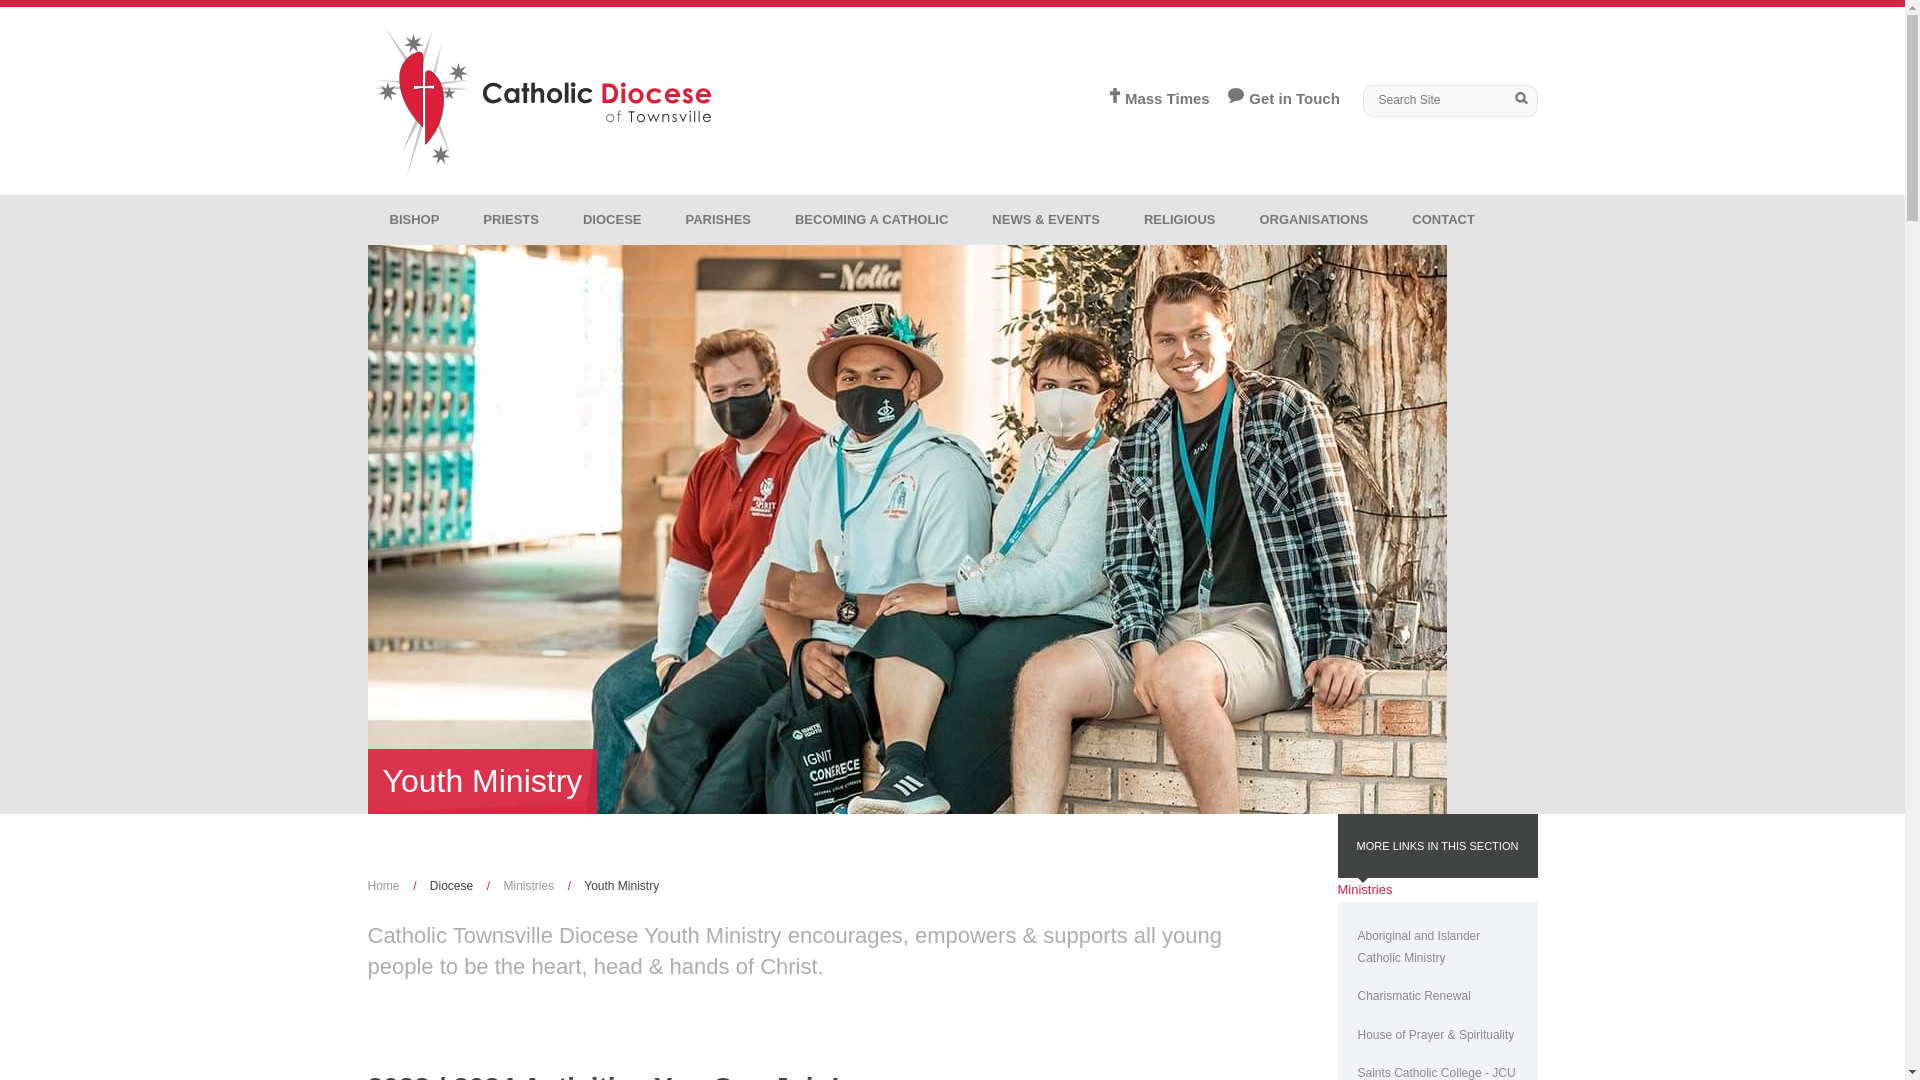 This screenshot has width=1920, height=1080. What do you see at coordinates (1045, 219) in the screenshot?
I see `'NEWS & EVENTS'` at bounding box center [1045, 219].